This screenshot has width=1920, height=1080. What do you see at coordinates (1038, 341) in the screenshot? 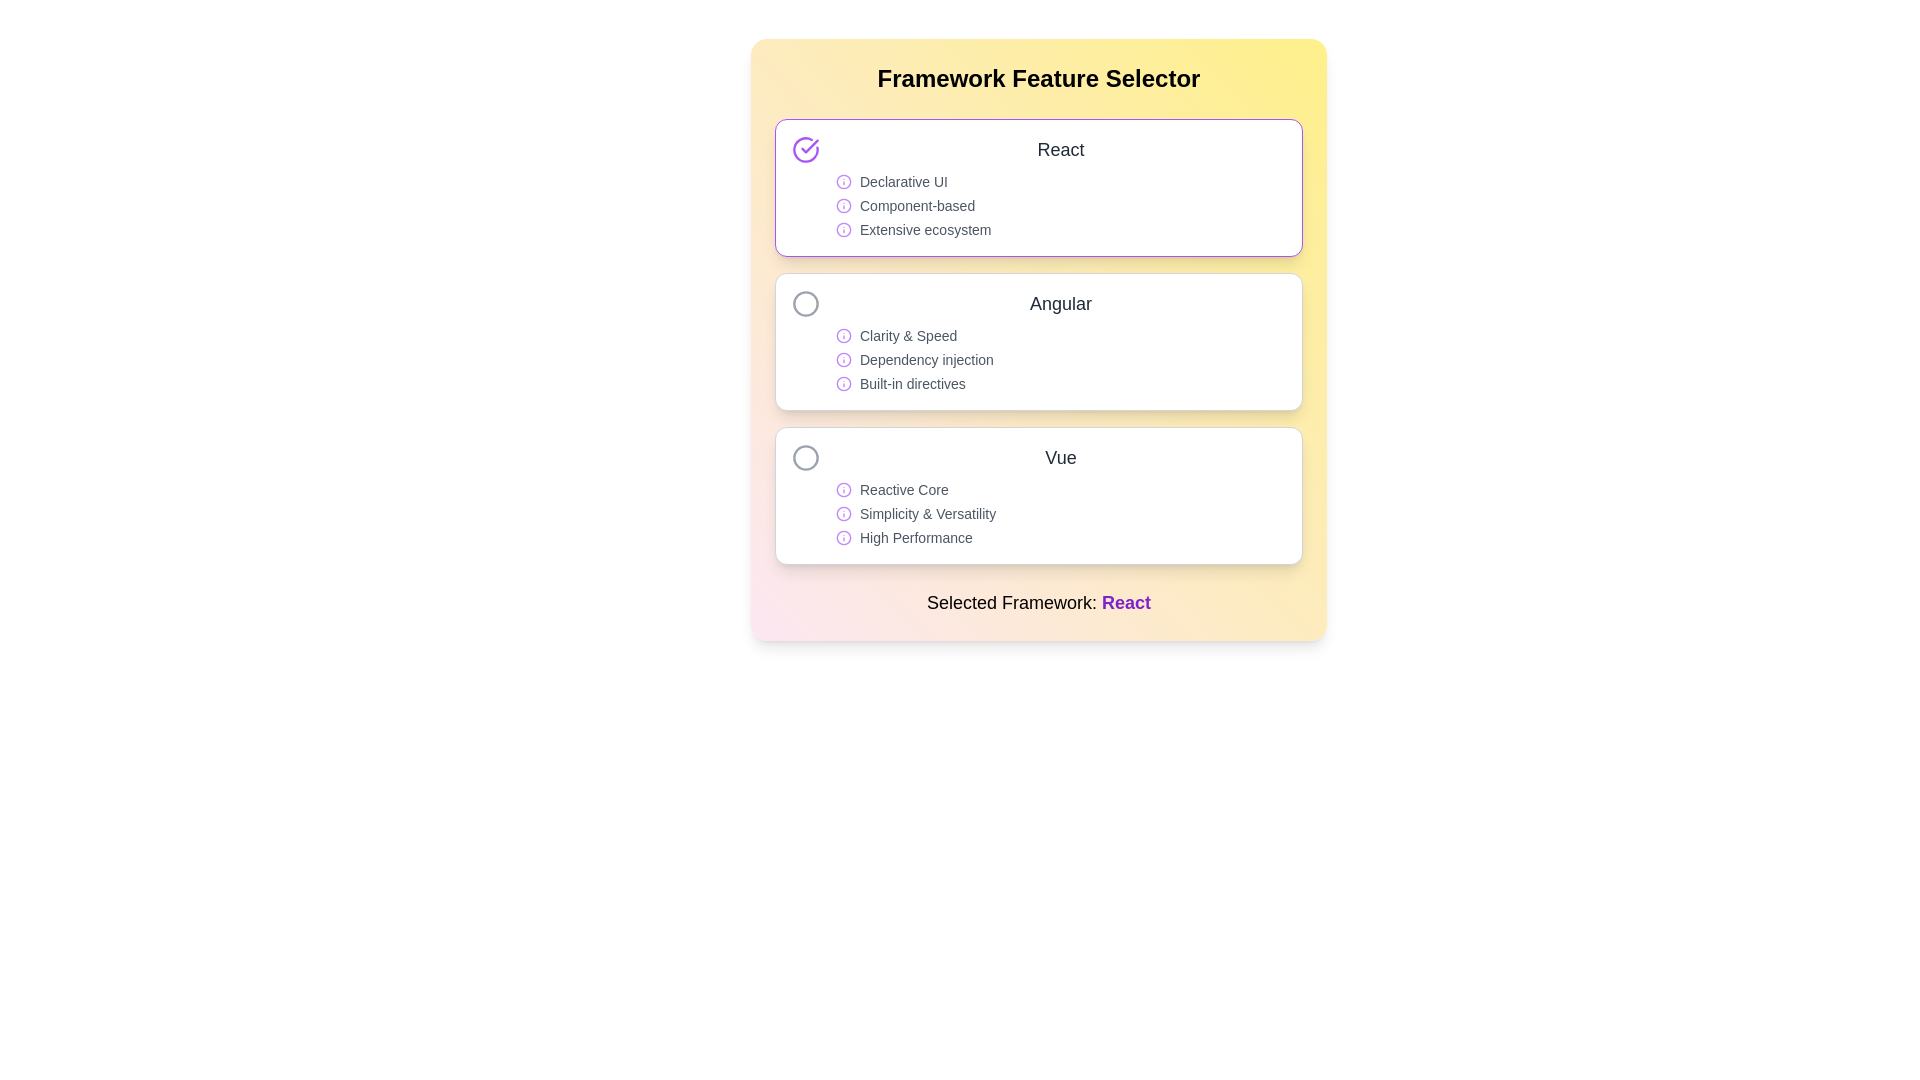
I see `the feature in the List of selectable items that represents a framework (React, Angular, or Vue)` at bounding box center [1038, 341].